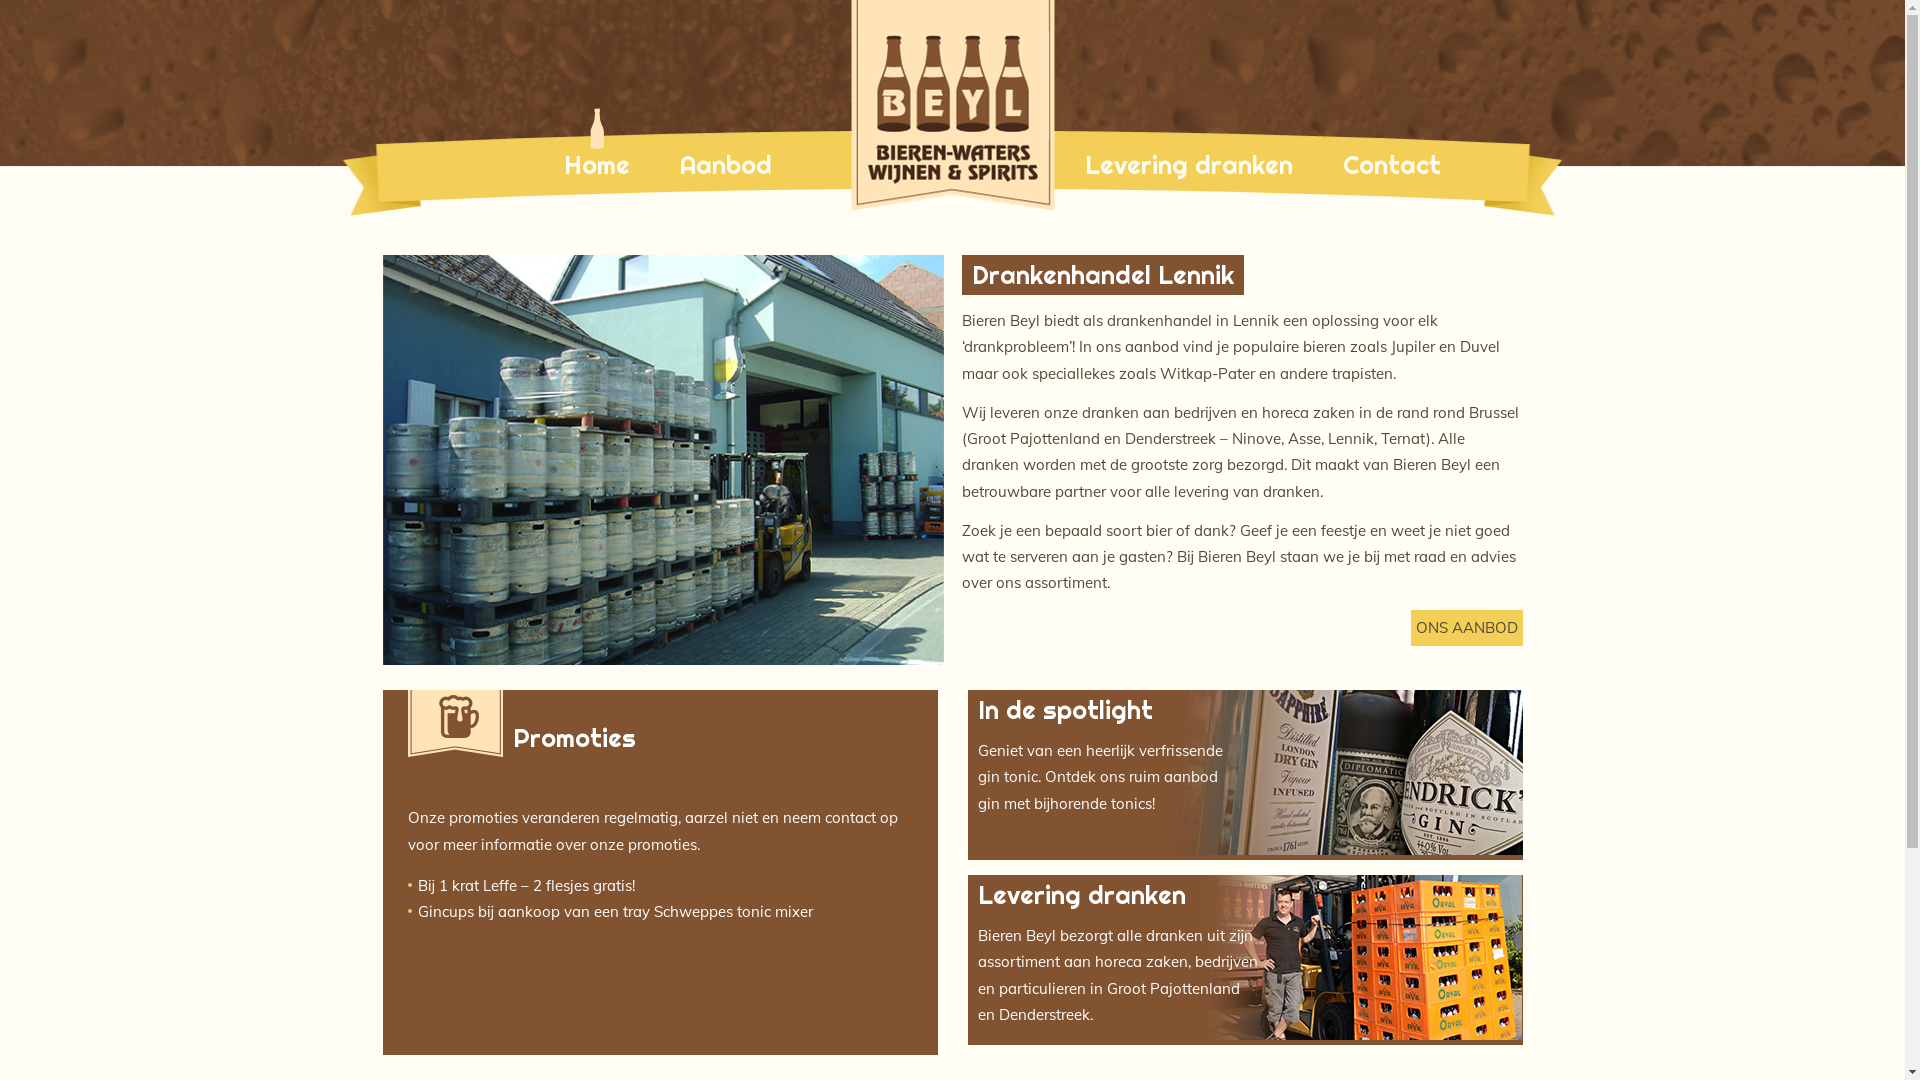 The image size is (1920, 1080). I want to click on 'Aanbod', so click(724, 164).